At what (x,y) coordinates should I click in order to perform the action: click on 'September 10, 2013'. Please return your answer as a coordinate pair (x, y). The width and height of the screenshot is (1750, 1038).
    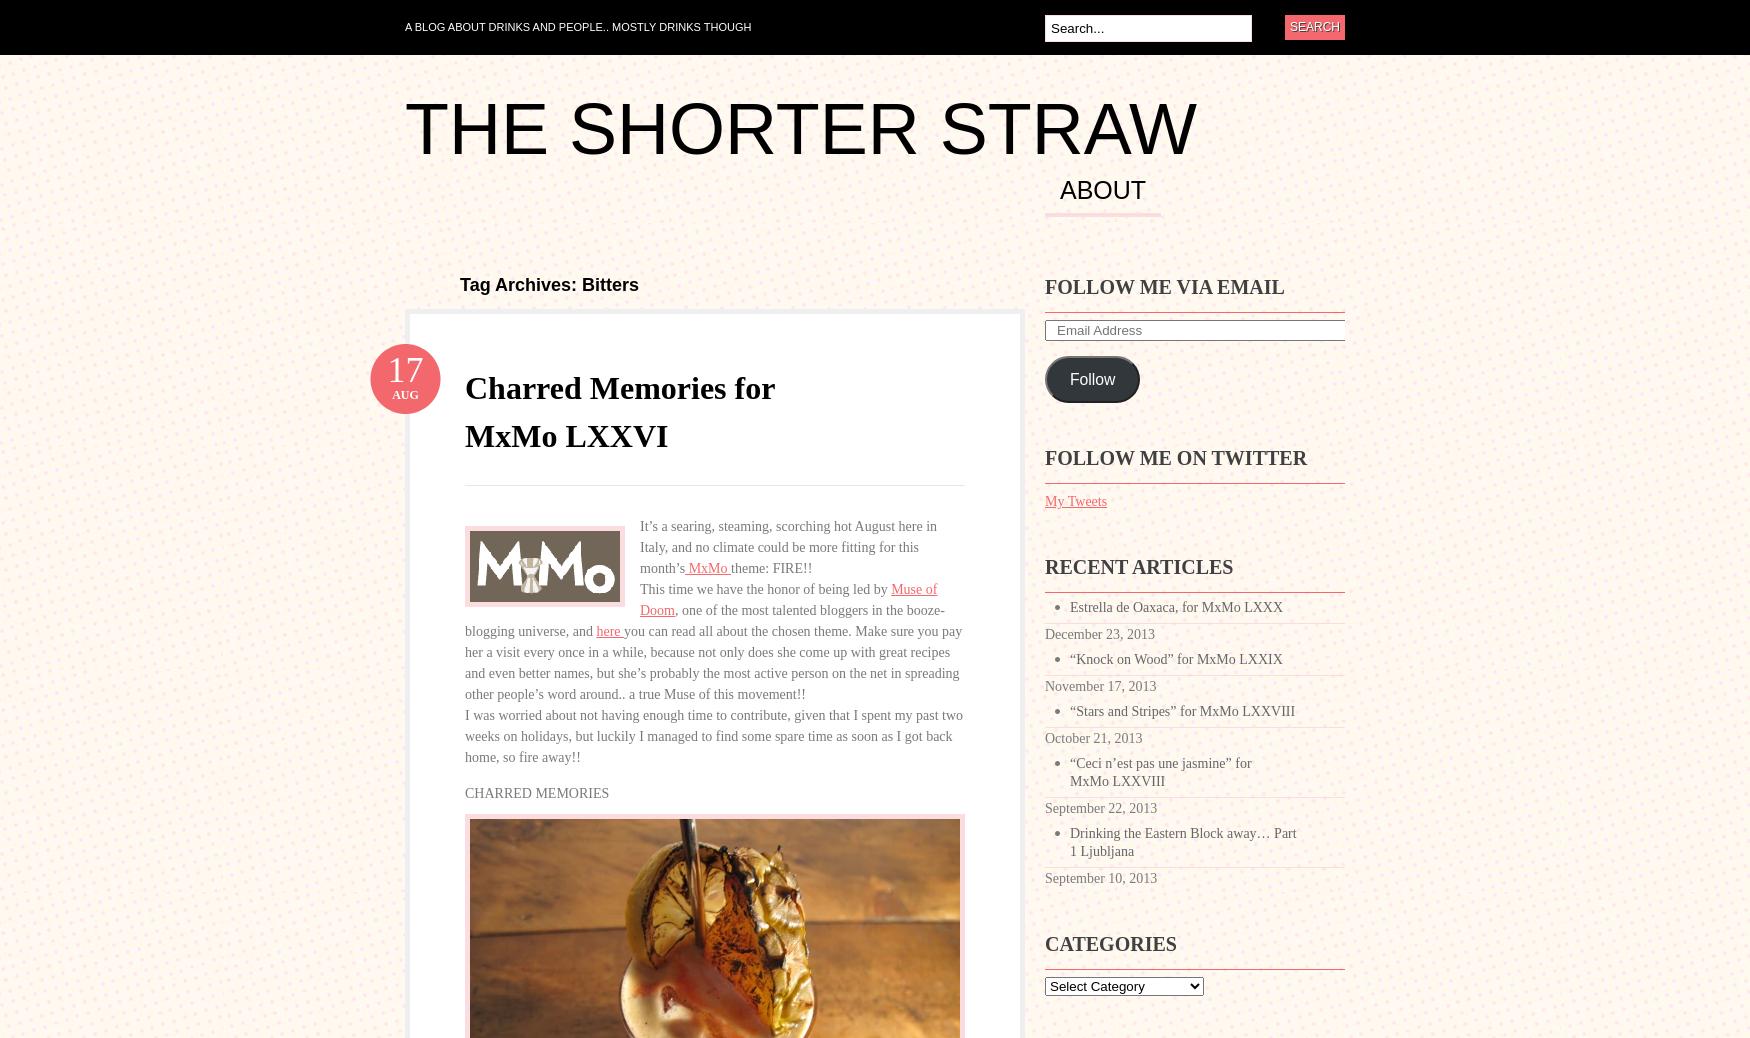
    Looking at the image, I should click on (1100, 878).